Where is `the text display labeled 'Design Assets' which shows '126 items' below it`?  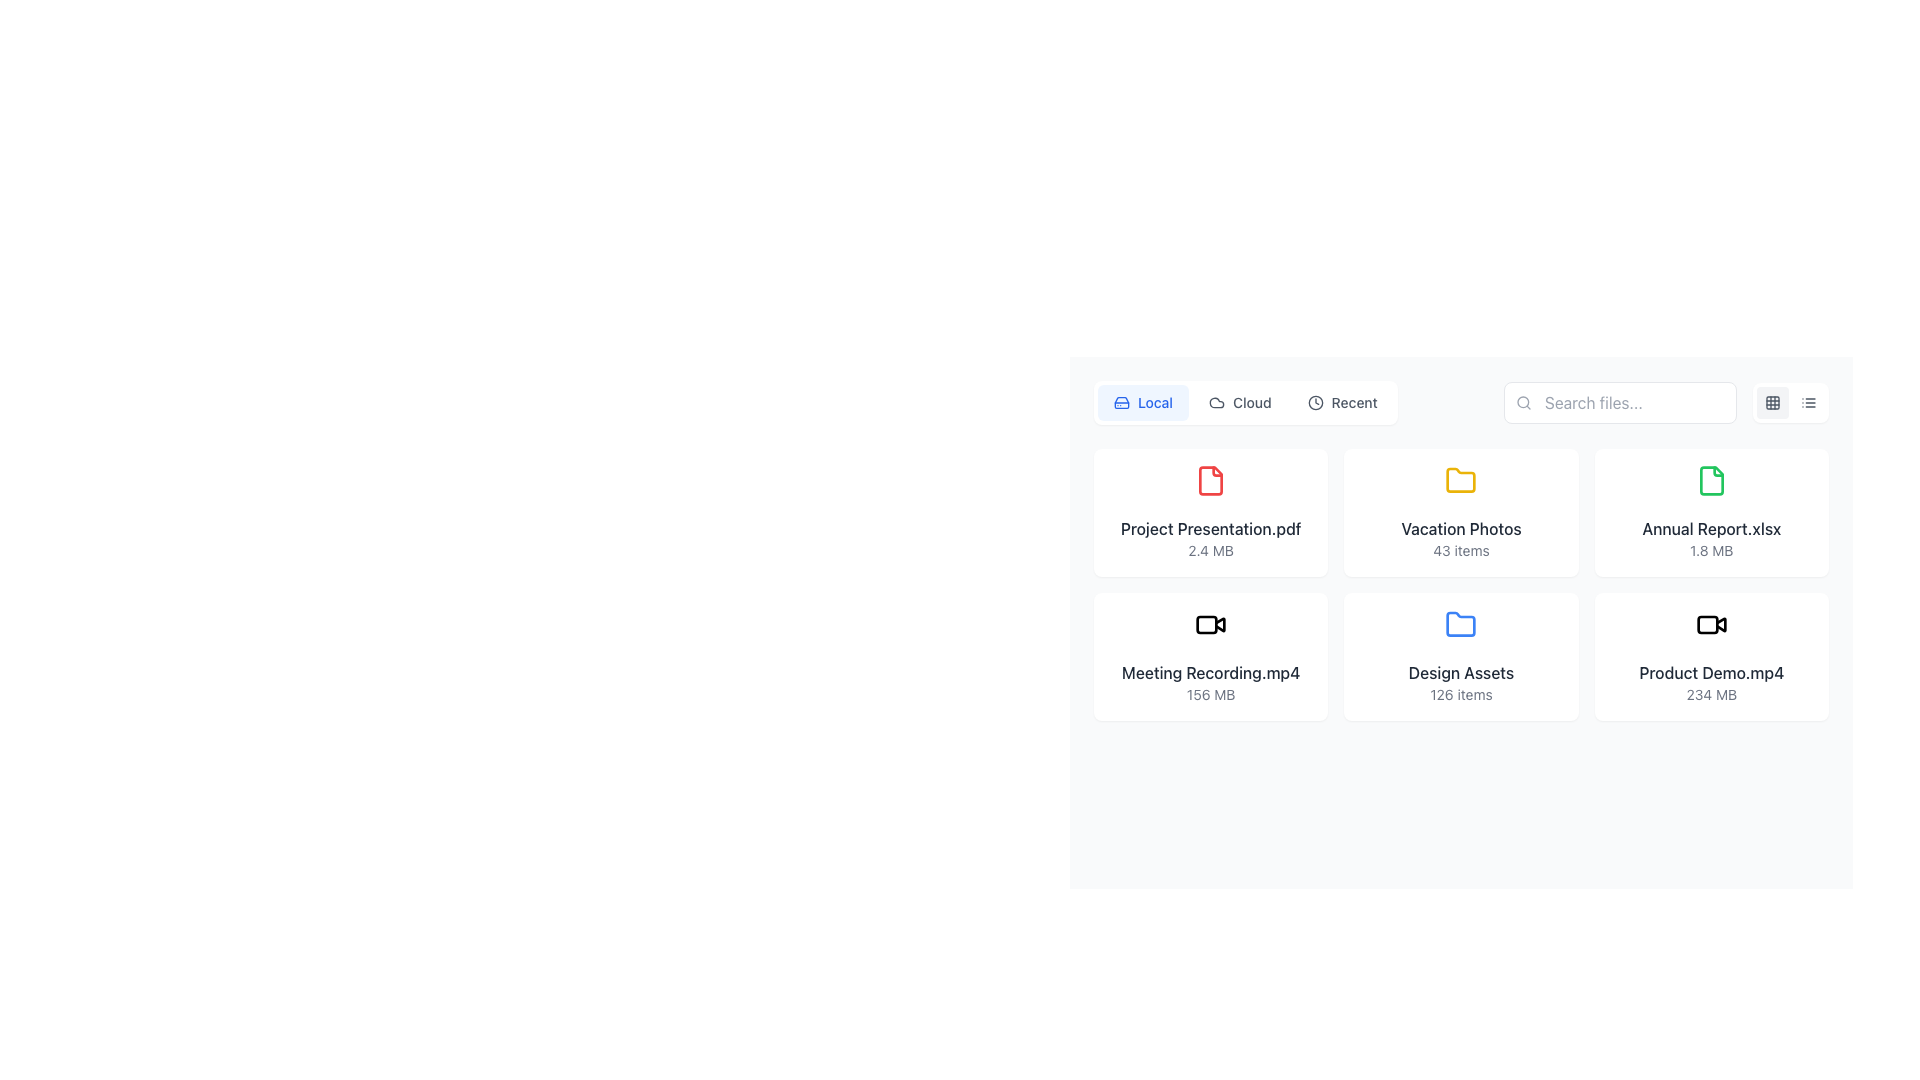
the text display labeled 'Design Assets' which shows '126 items' below it is located at coordinates (1461, 681).